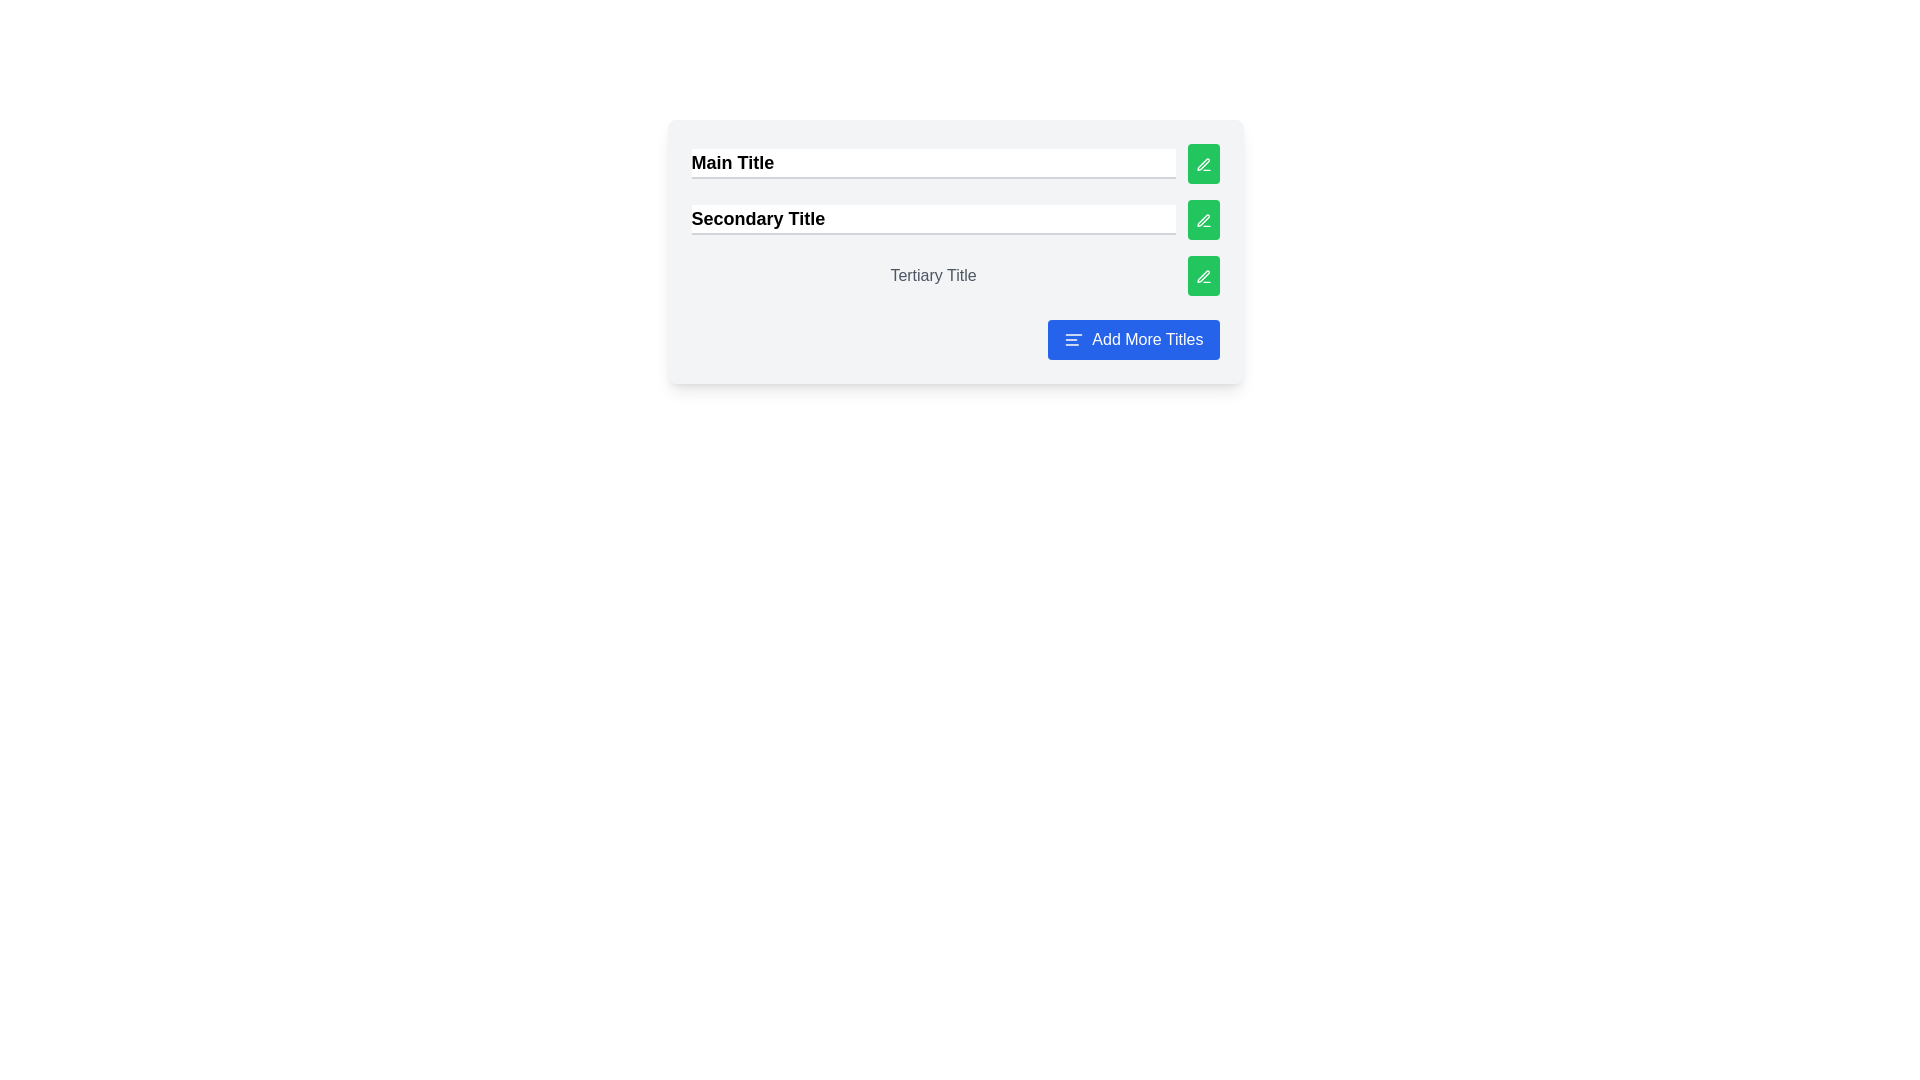  I want to click on the green edit button located to the far right of the 'Tertiary Title' text, so click(1202, 276).